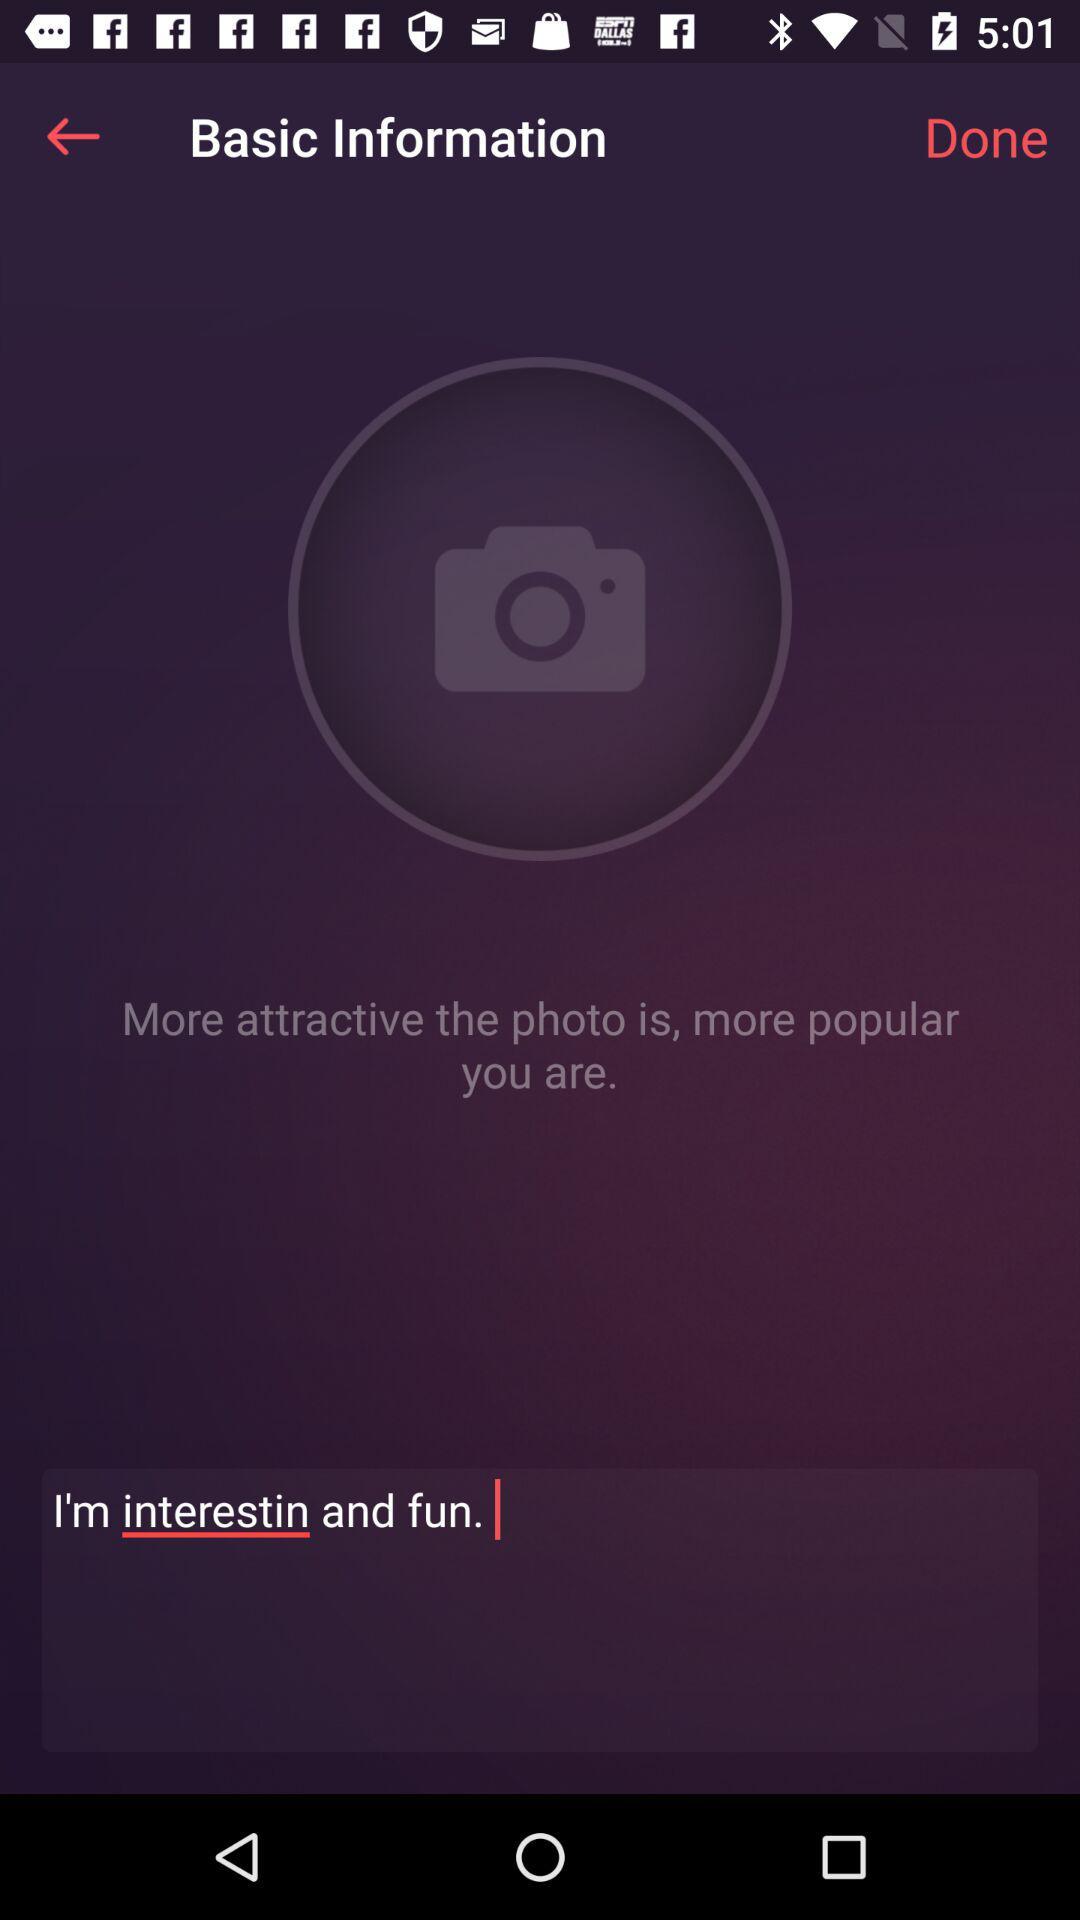 Image resolution: width=1080 pixels, height=1920 pixels. Describe the element at coordinates (540, 1610) in the screenshot. I see `the icon below the more attractive the icon` at that location.